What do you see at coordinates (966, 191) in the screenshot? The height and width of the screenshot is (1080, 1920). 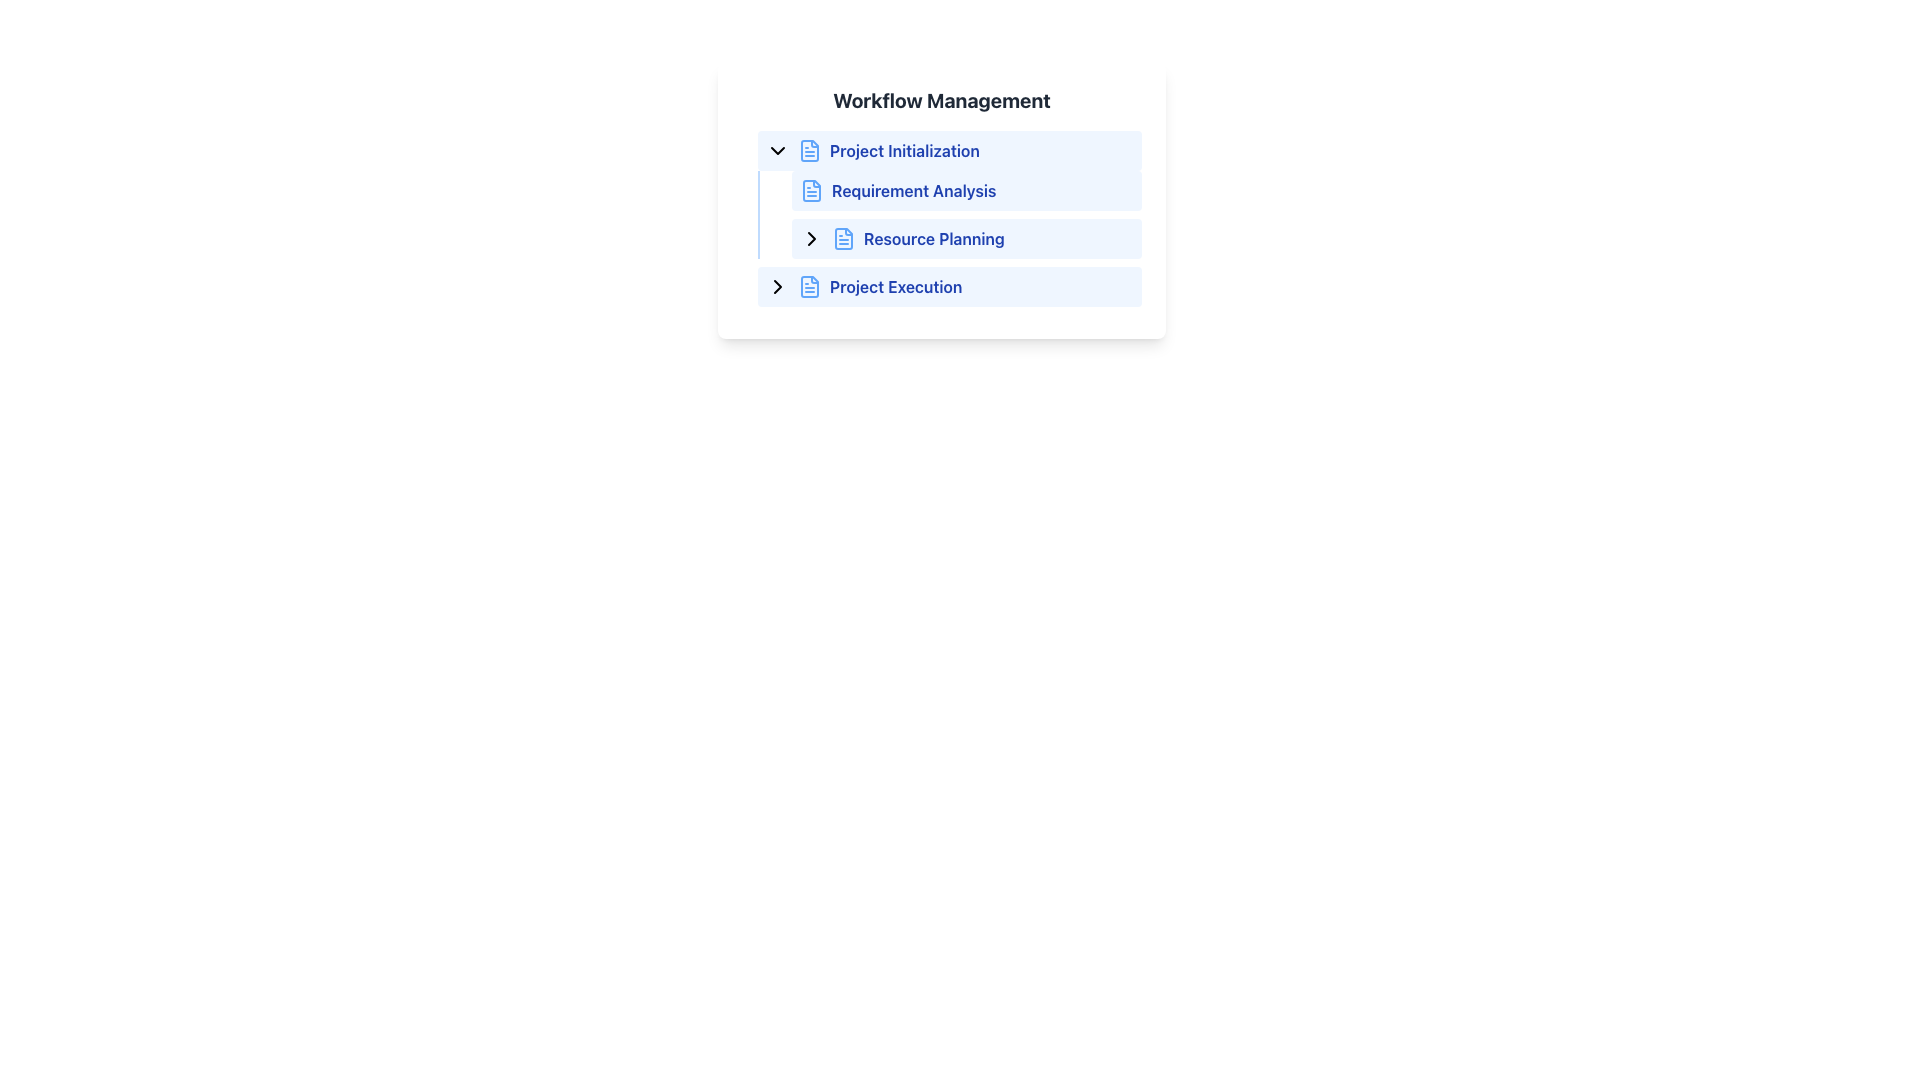 I see `the 'Requirement Analysis' label, which is the second item under the 'Workflow Management' heading in the vertical list` at bounding box center [966, 191].